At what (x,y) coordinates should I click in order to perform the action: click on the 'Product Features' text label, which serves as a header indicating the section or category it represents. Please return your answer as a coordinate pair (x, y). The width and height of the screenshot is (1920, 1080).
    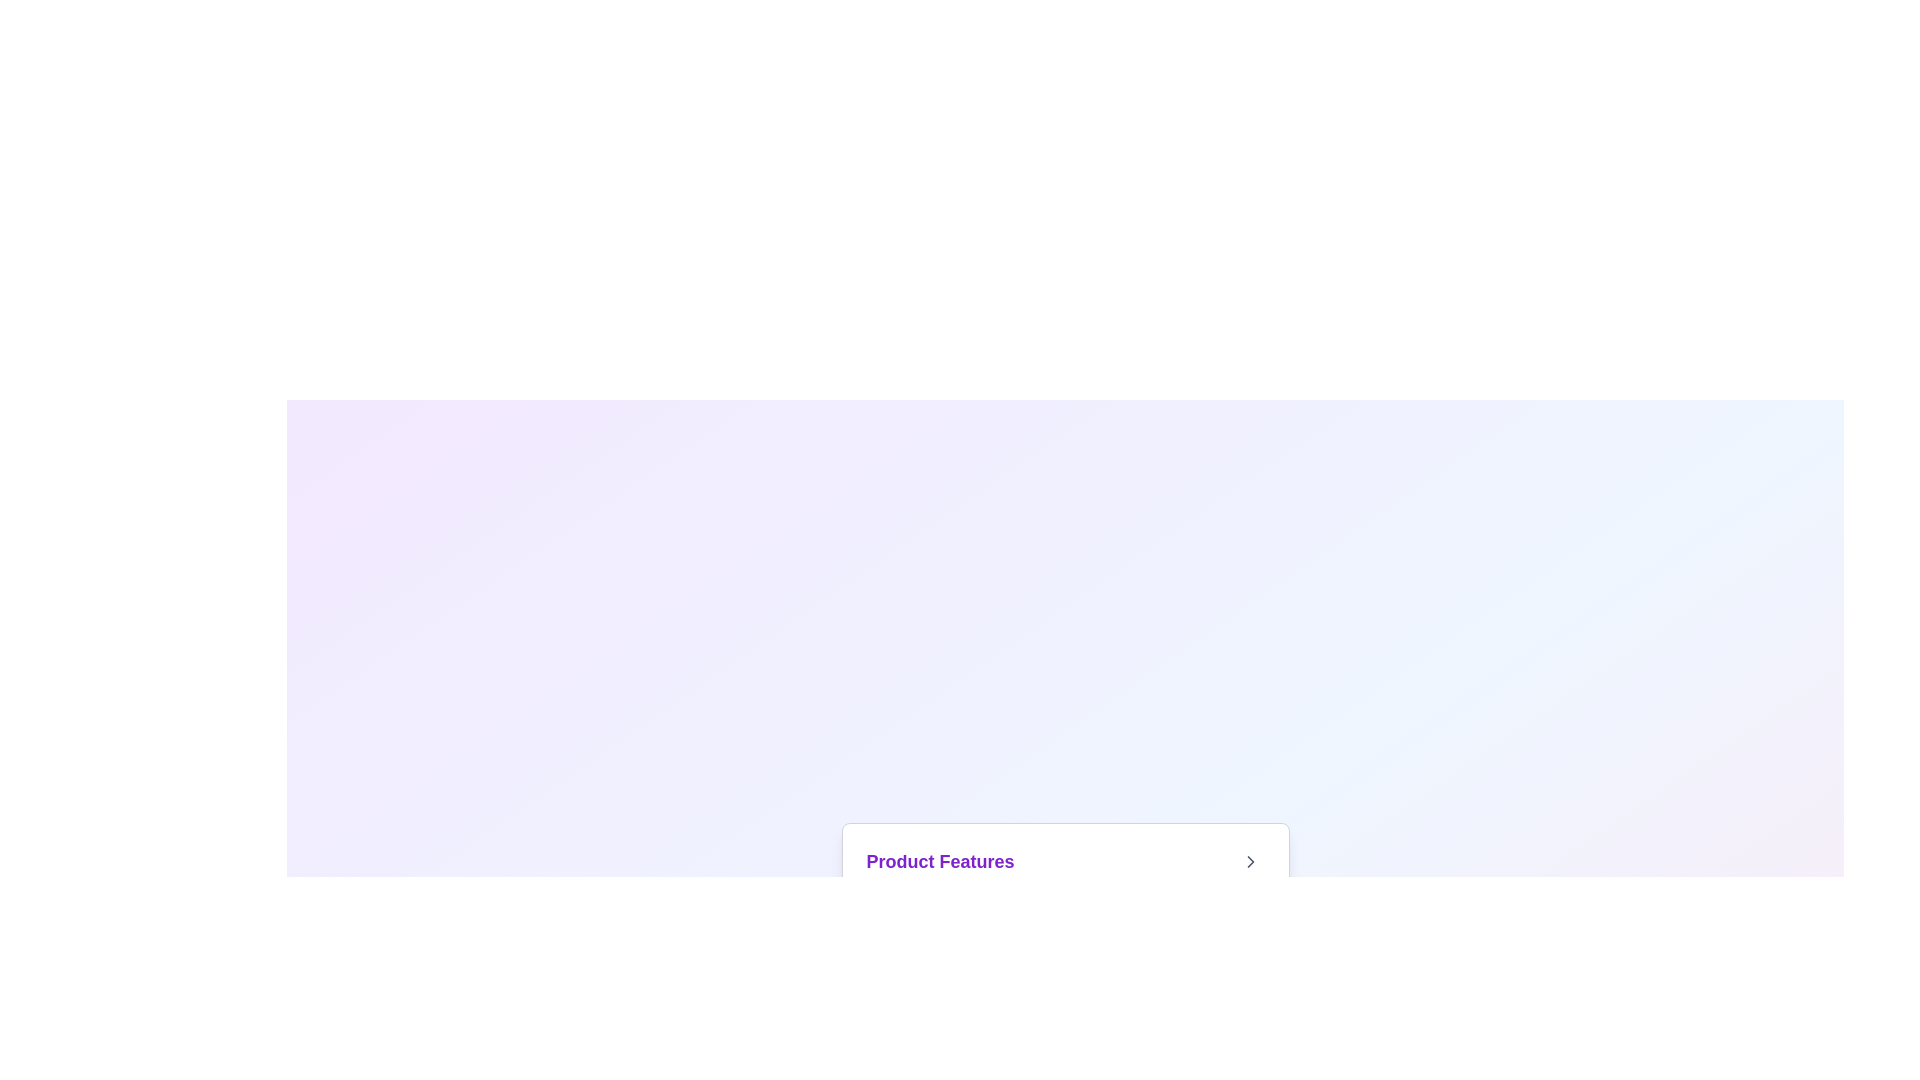
    Looking at the image, I should click on (939, 860).